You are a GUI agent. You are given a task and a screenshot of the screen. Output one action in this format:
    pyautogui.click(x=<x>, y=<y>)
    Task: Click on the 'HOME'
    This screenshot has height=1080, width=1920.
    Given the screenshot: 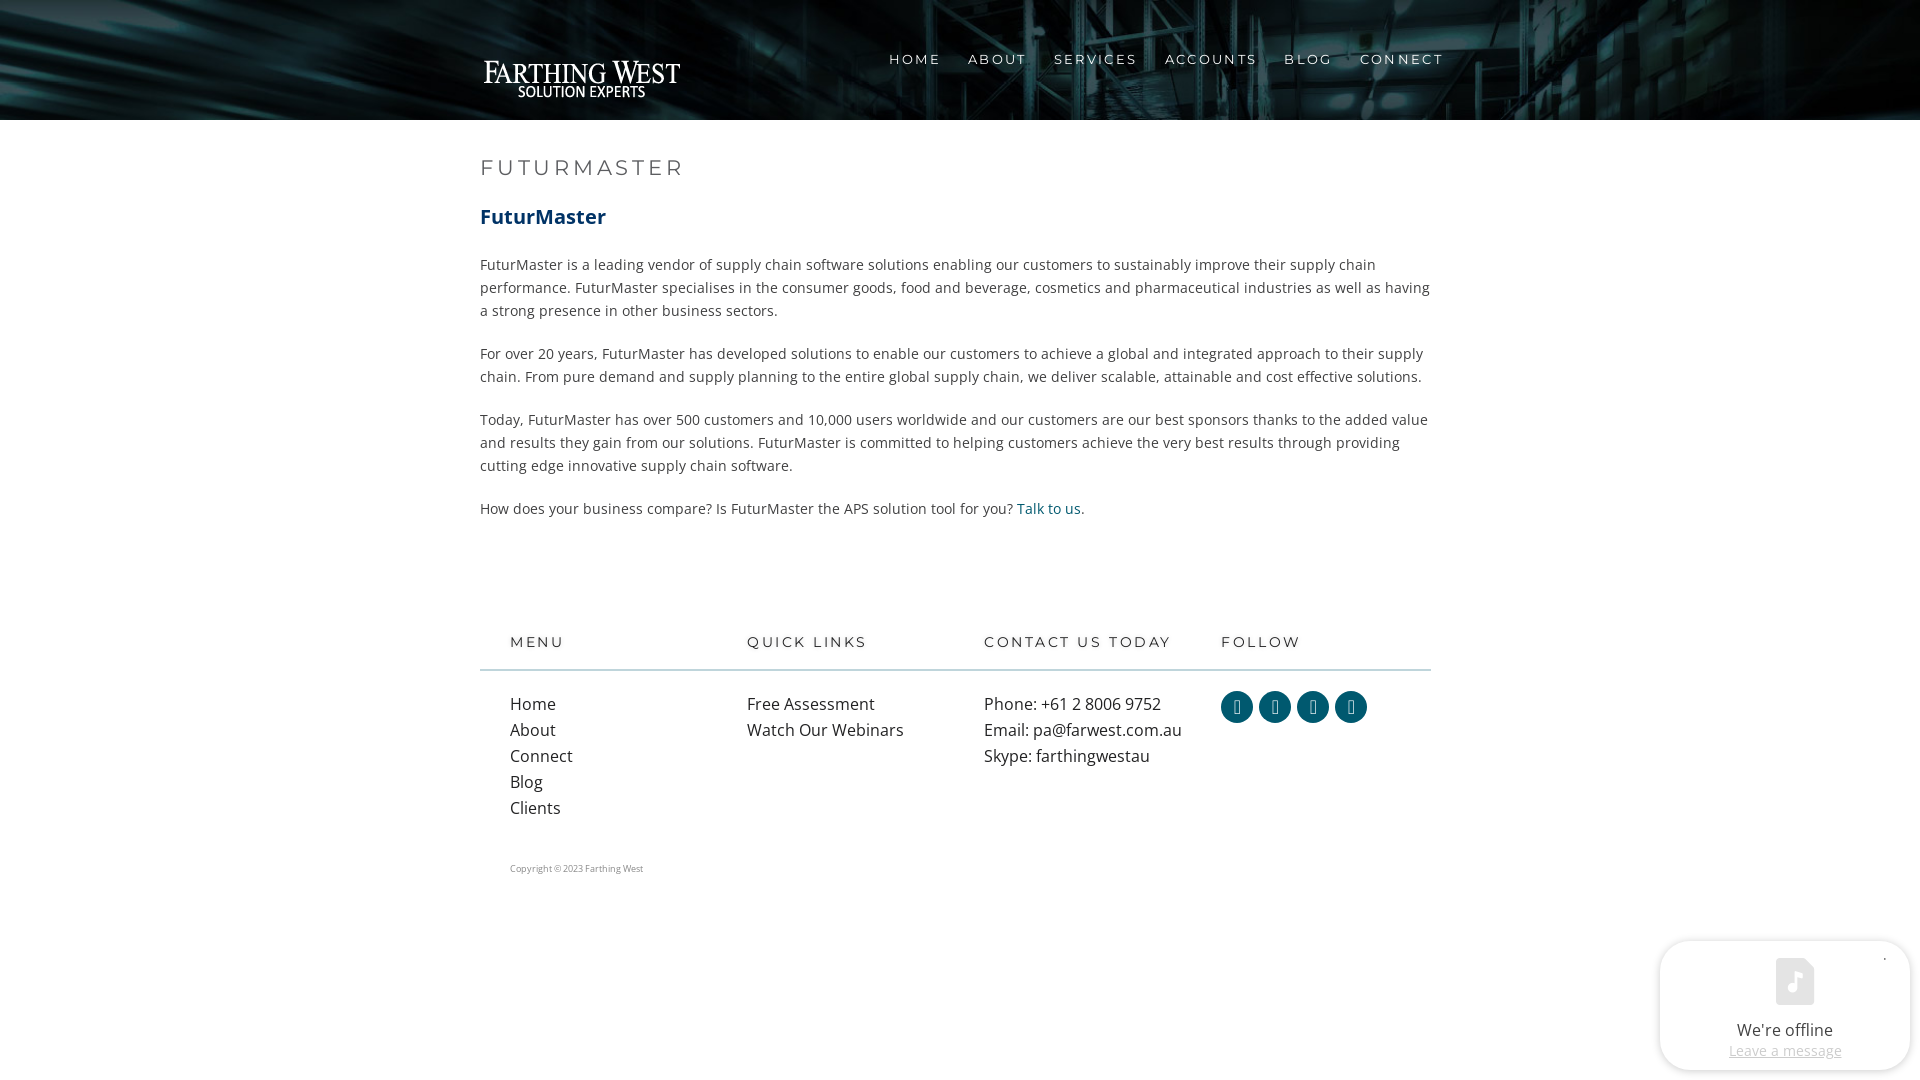 What is the action you would take?
    pyautogui.click(x=912, y=58)
    